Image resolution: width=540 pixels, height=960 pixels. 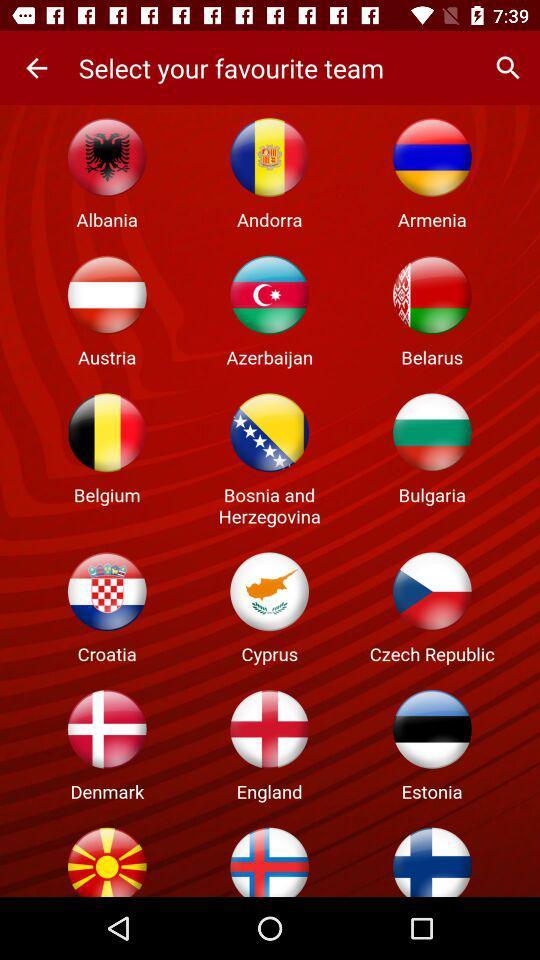 What do you see at coordinates (36, 68) in the screenshot?
I see `item next to the select your favourite item` at bounding box center [36, 68].